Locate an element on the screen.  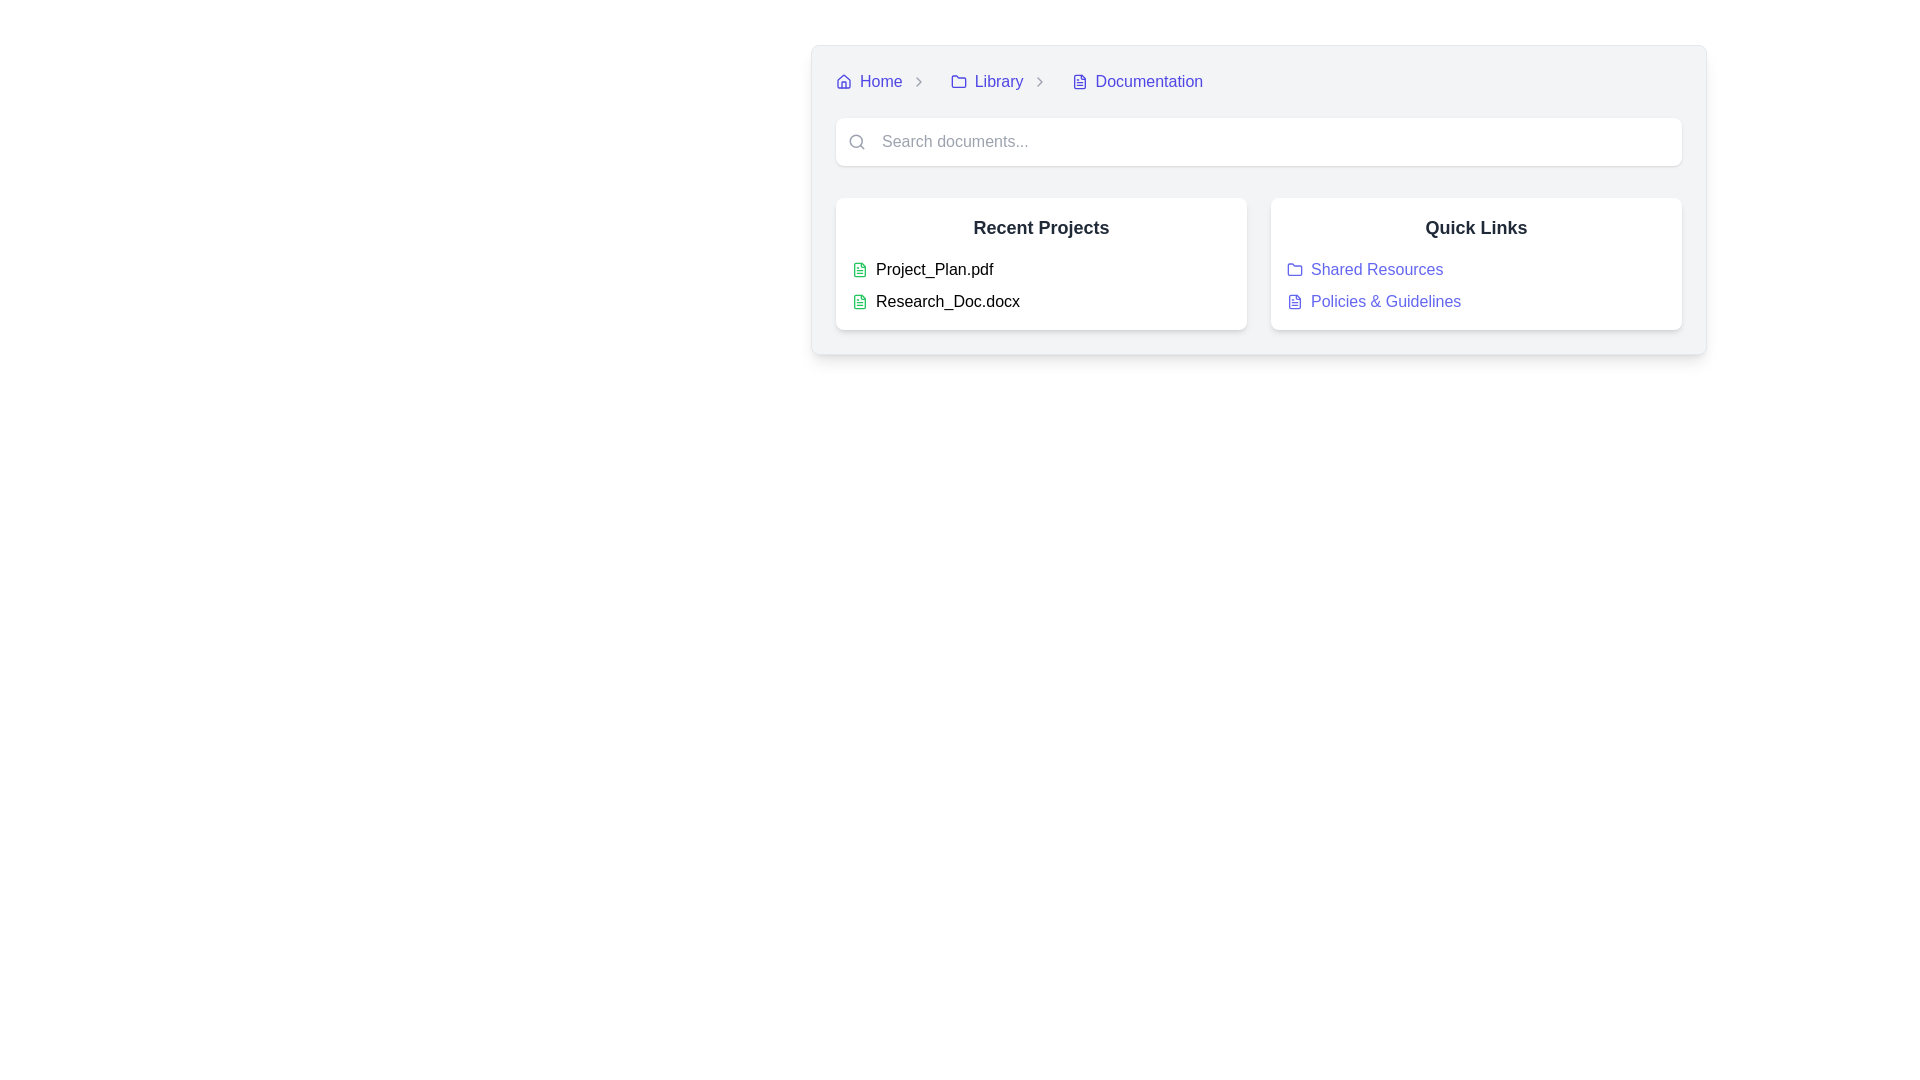
the document icon associated with the 'Policies & Guidelines' link in the 'Quick Links' section by moving the cursor to its center is located at coordinates (1295, 301).